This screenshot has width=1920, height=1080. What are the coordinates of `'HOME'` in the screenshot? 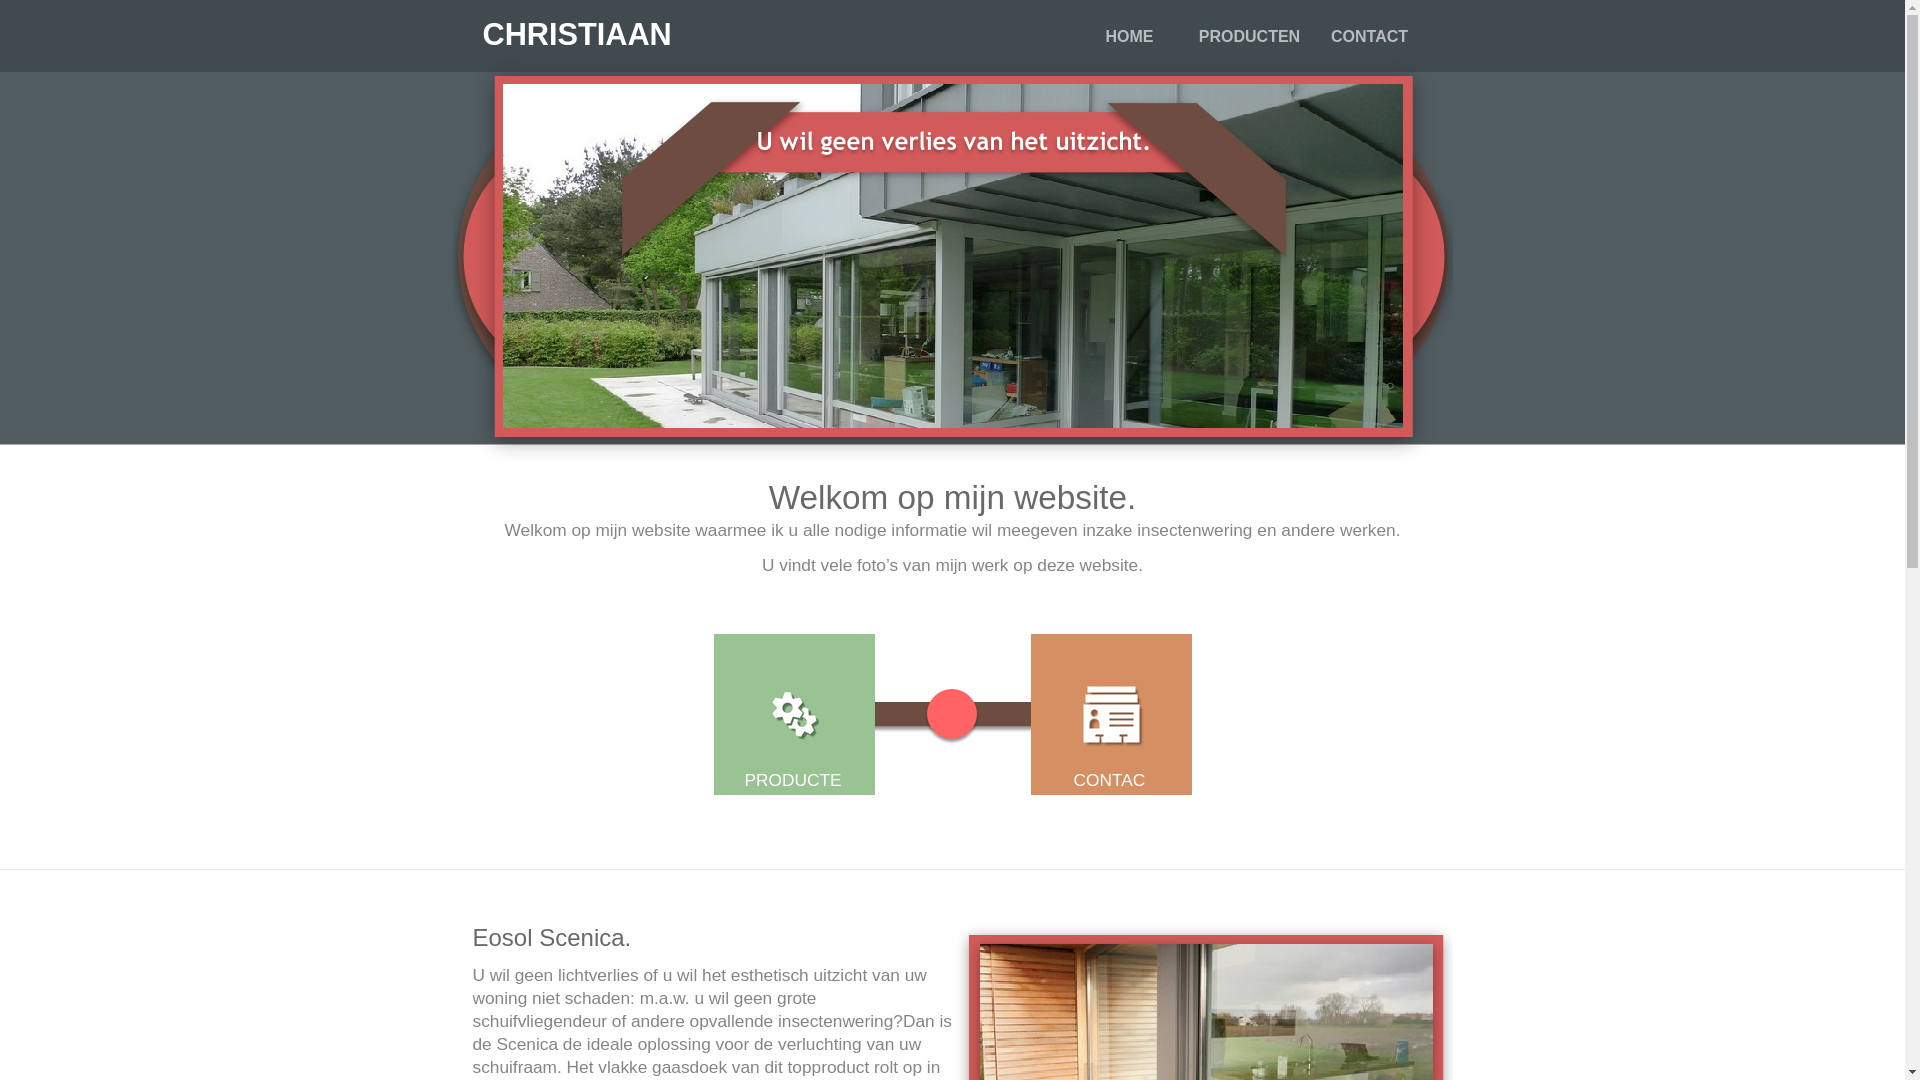 It's located at (1069, 37).